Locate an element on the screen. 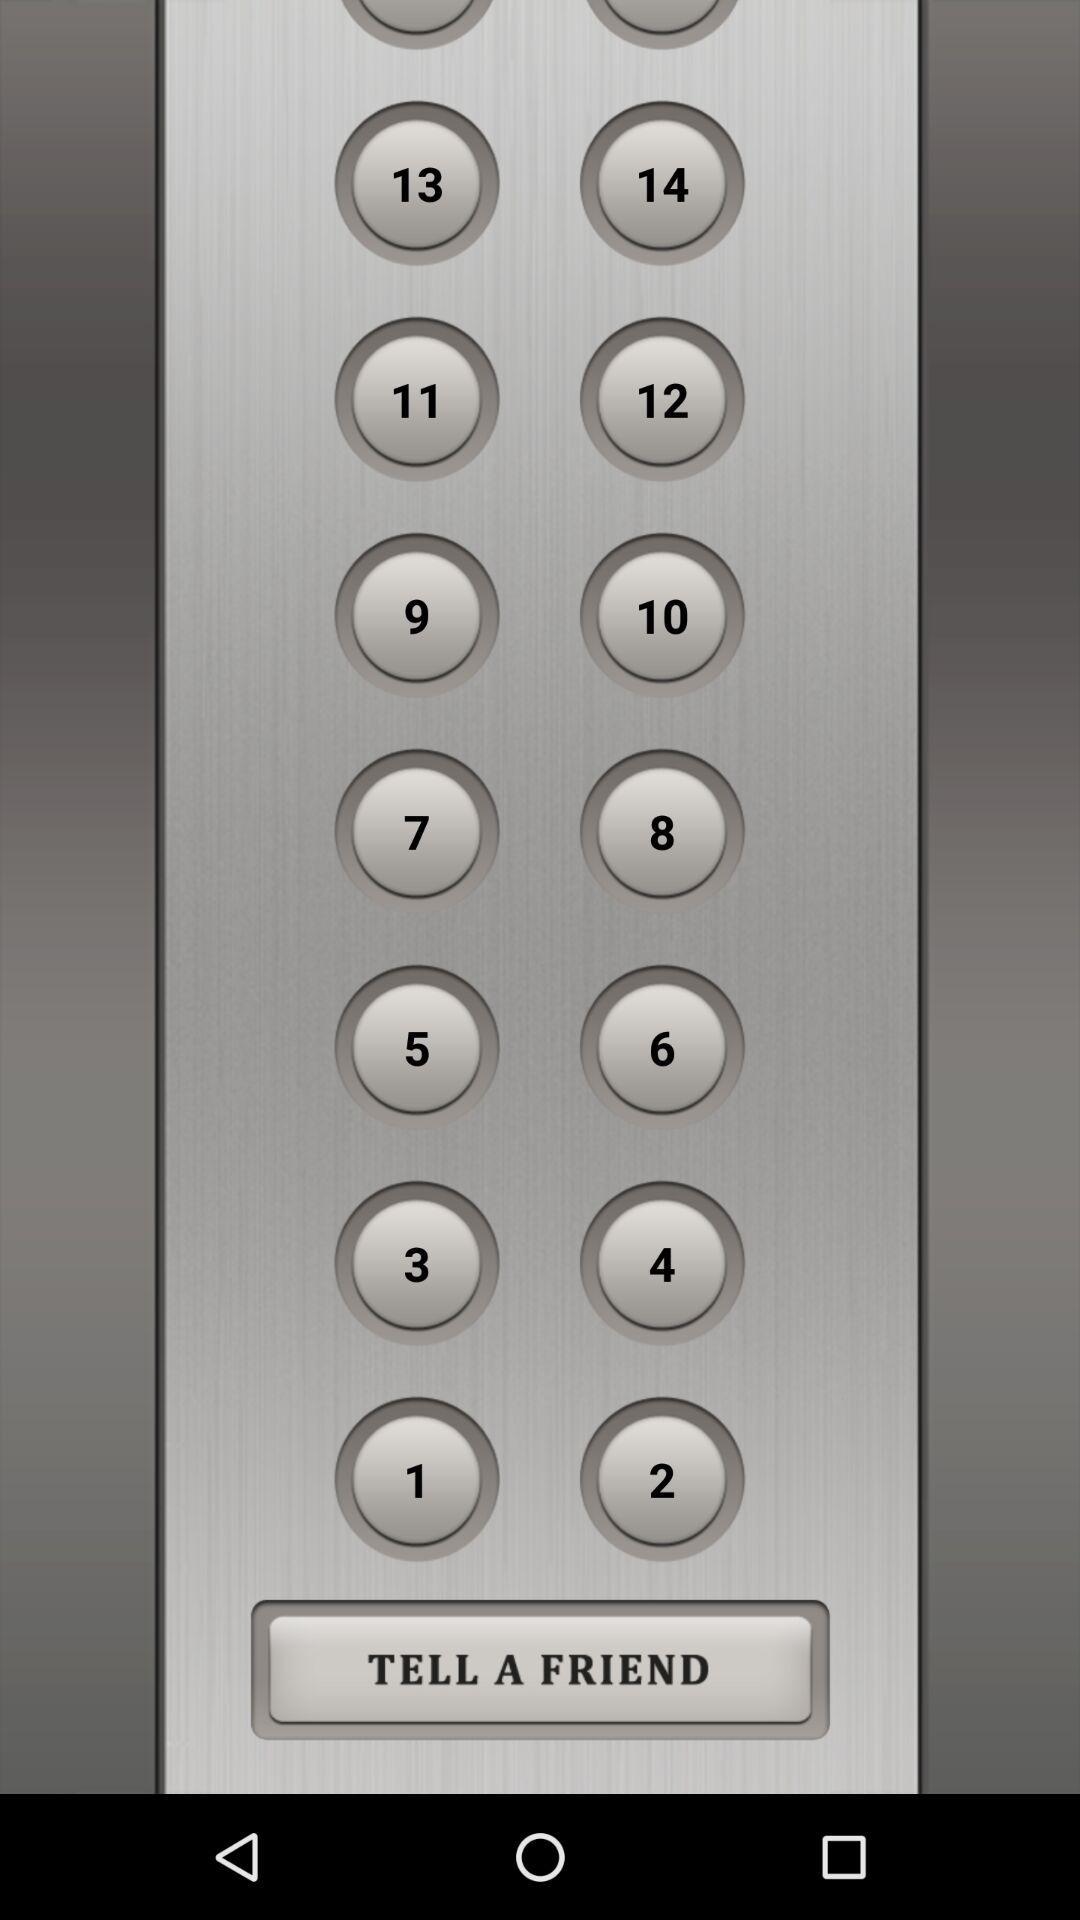 The image size is (1080, 1920). 3 is located at coordinates (416, 1262).